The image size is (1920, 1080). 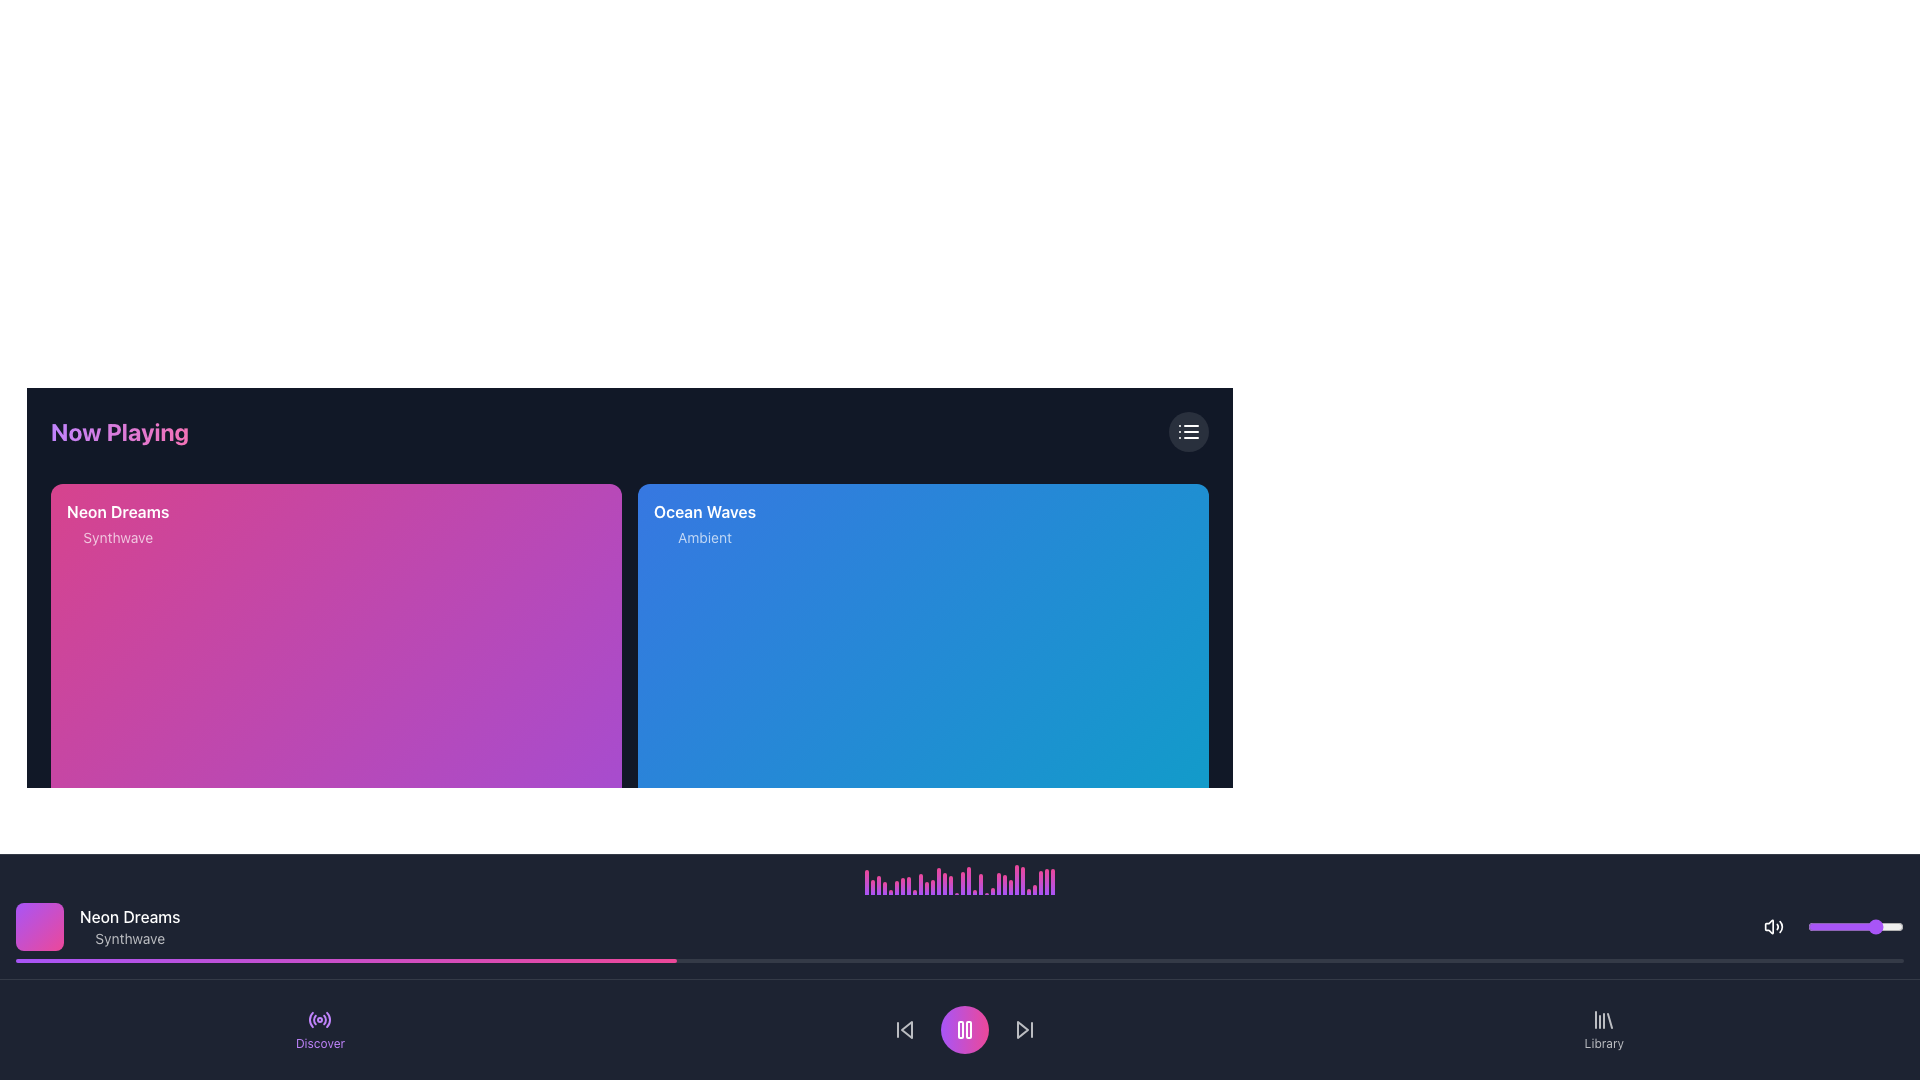 What do you see at coordinates (705, 536) in the screenshot?
I see `the static text label 'Ambient', which is styled in a smaller font size and subdued white color, located in the blue panel below the 'Ocean Waves' heading` at bounding box center [705, 536].